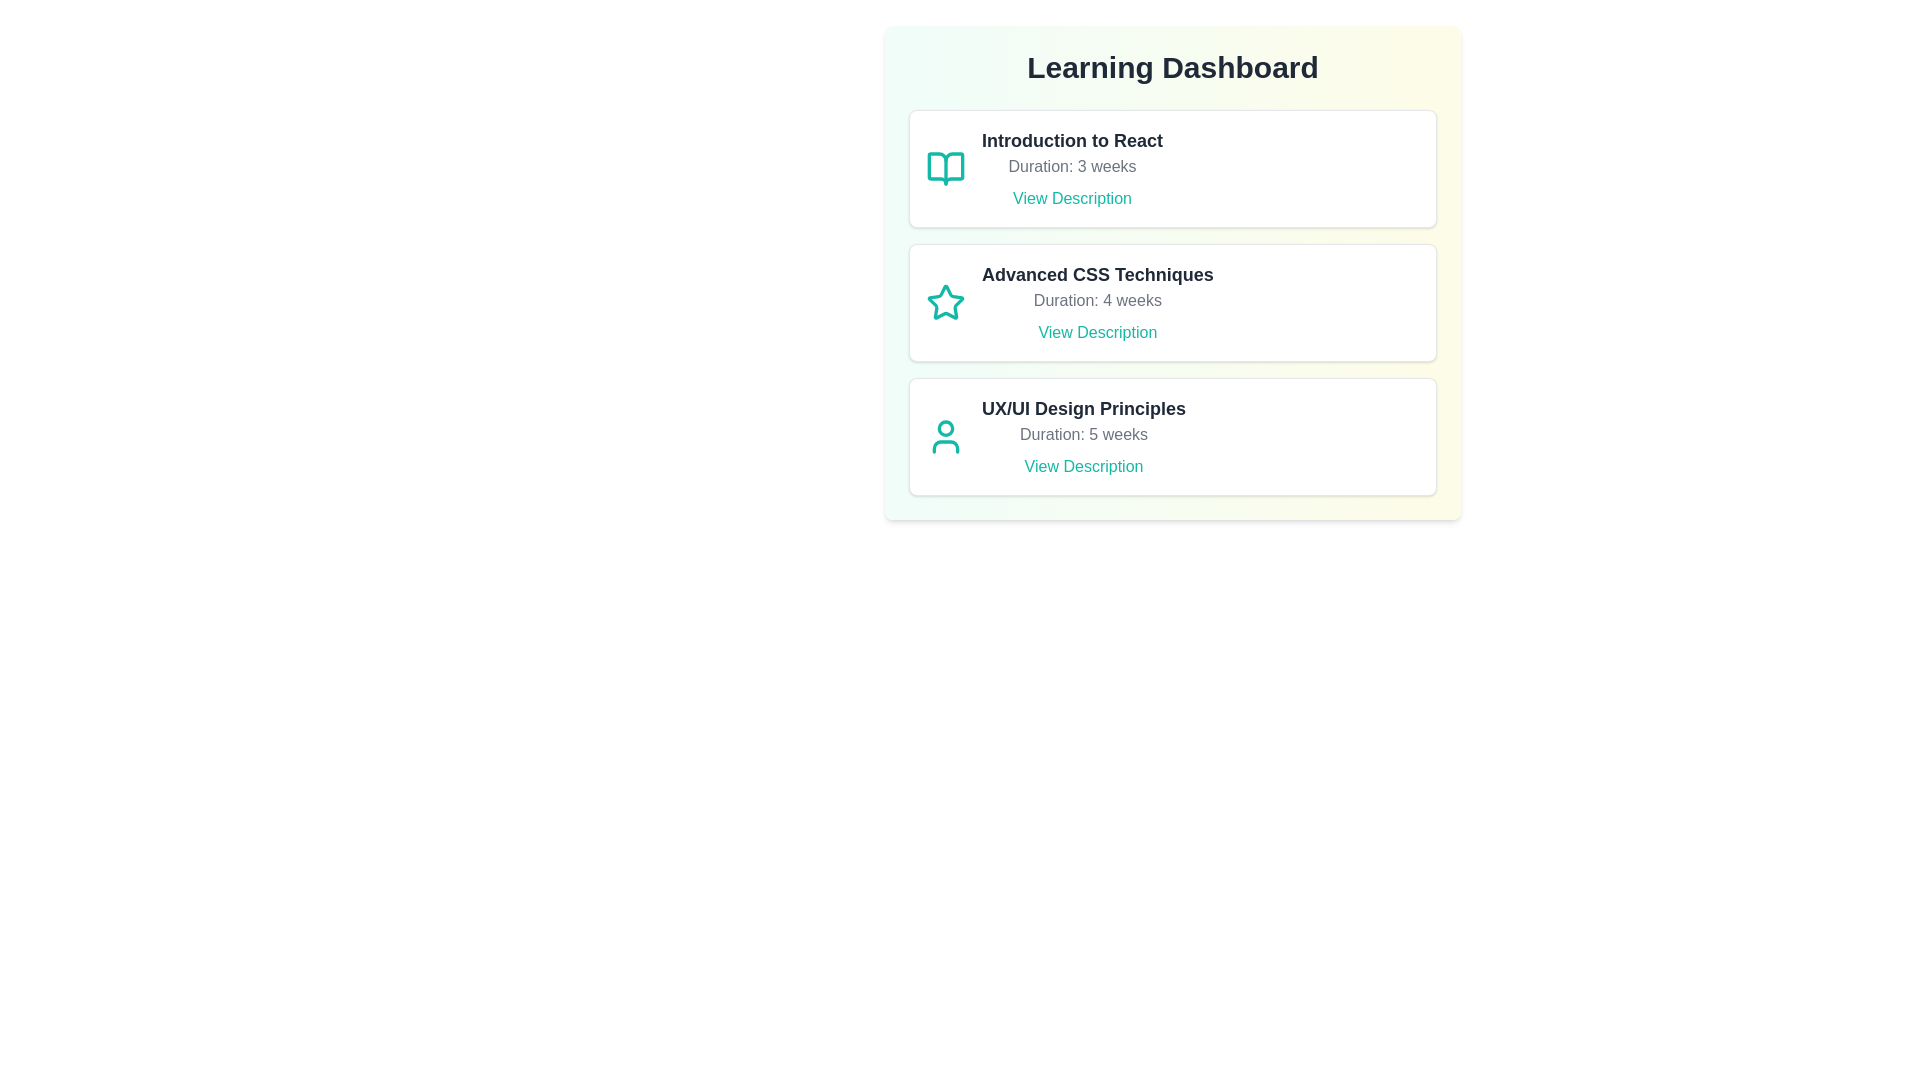 The height and width of the screenshot is (1080, 1920). What do you see at coordinates (944, 435) in the screenshot?
I see `the icon of the course UX/UI Design Principles` at bounding box center [944, 435].